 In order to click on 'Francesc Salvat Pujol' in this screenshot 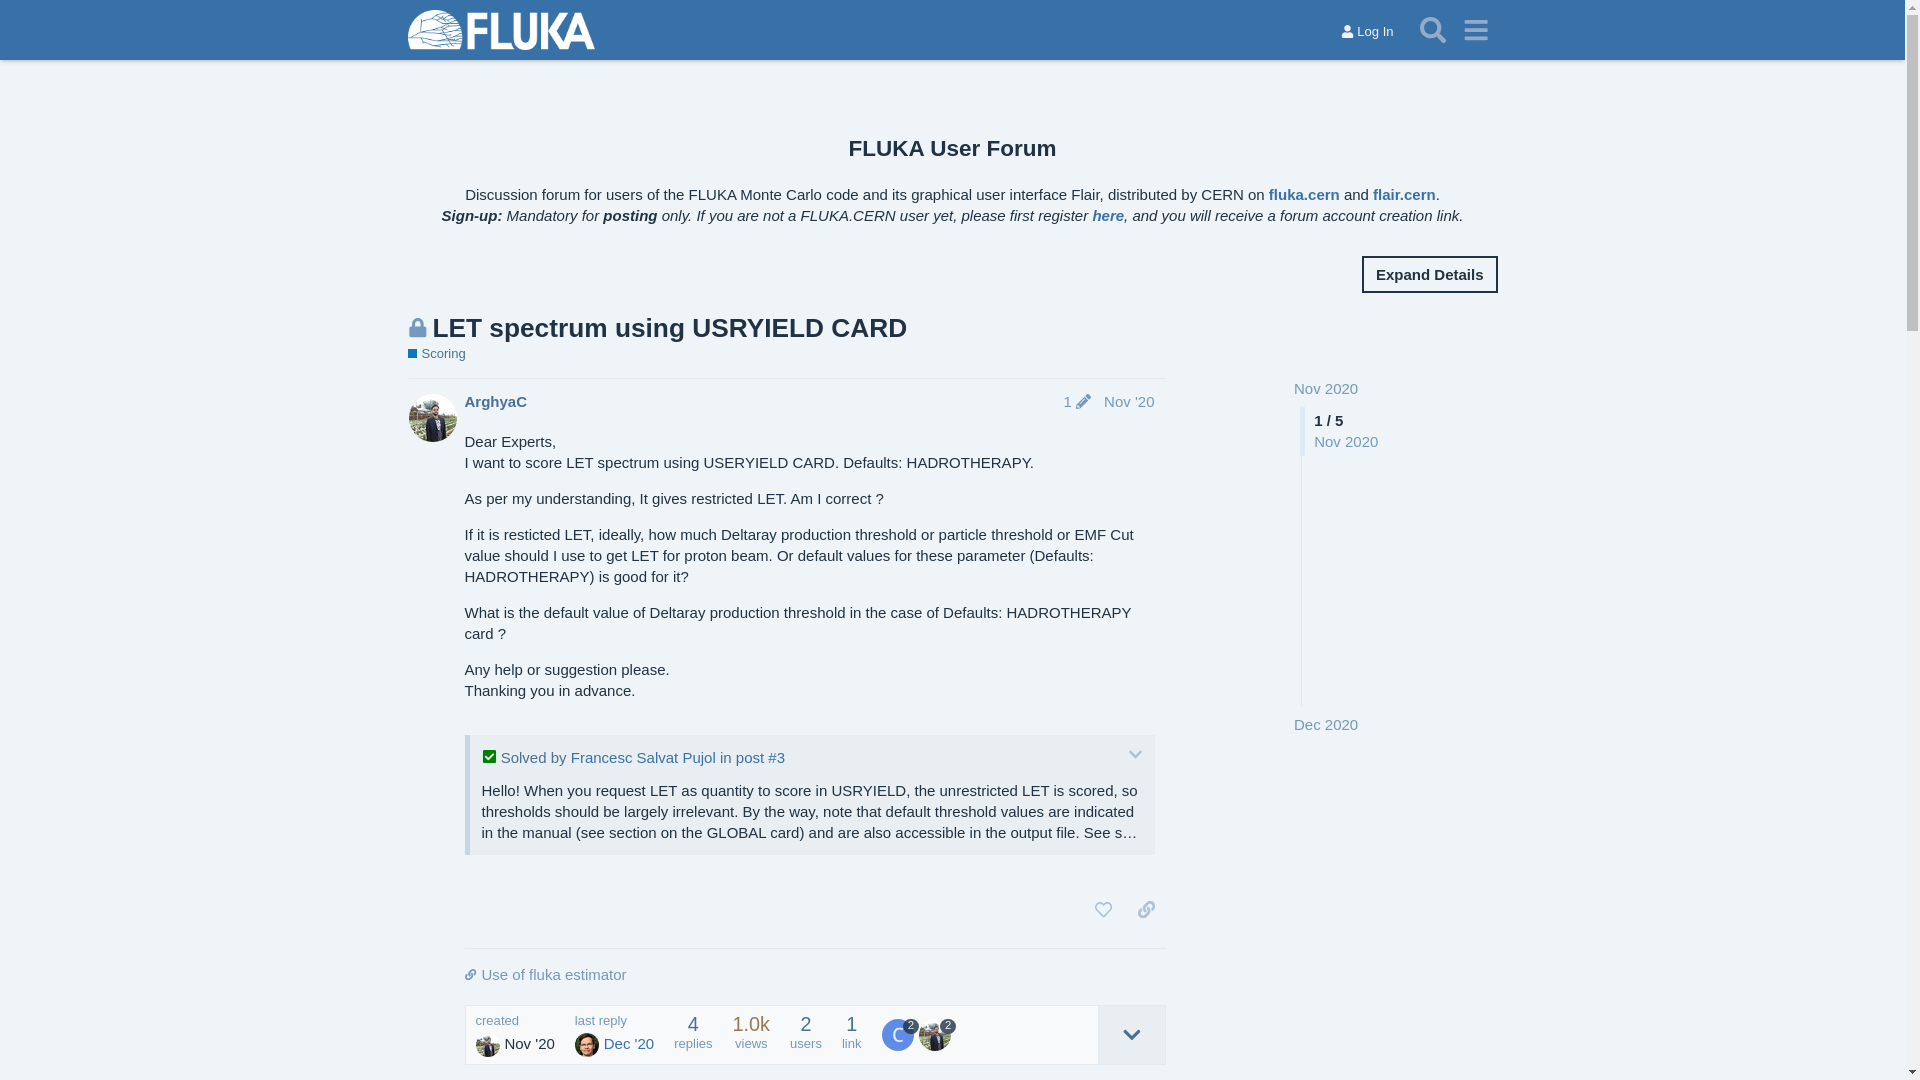, I will do `click(896, 1034)`.